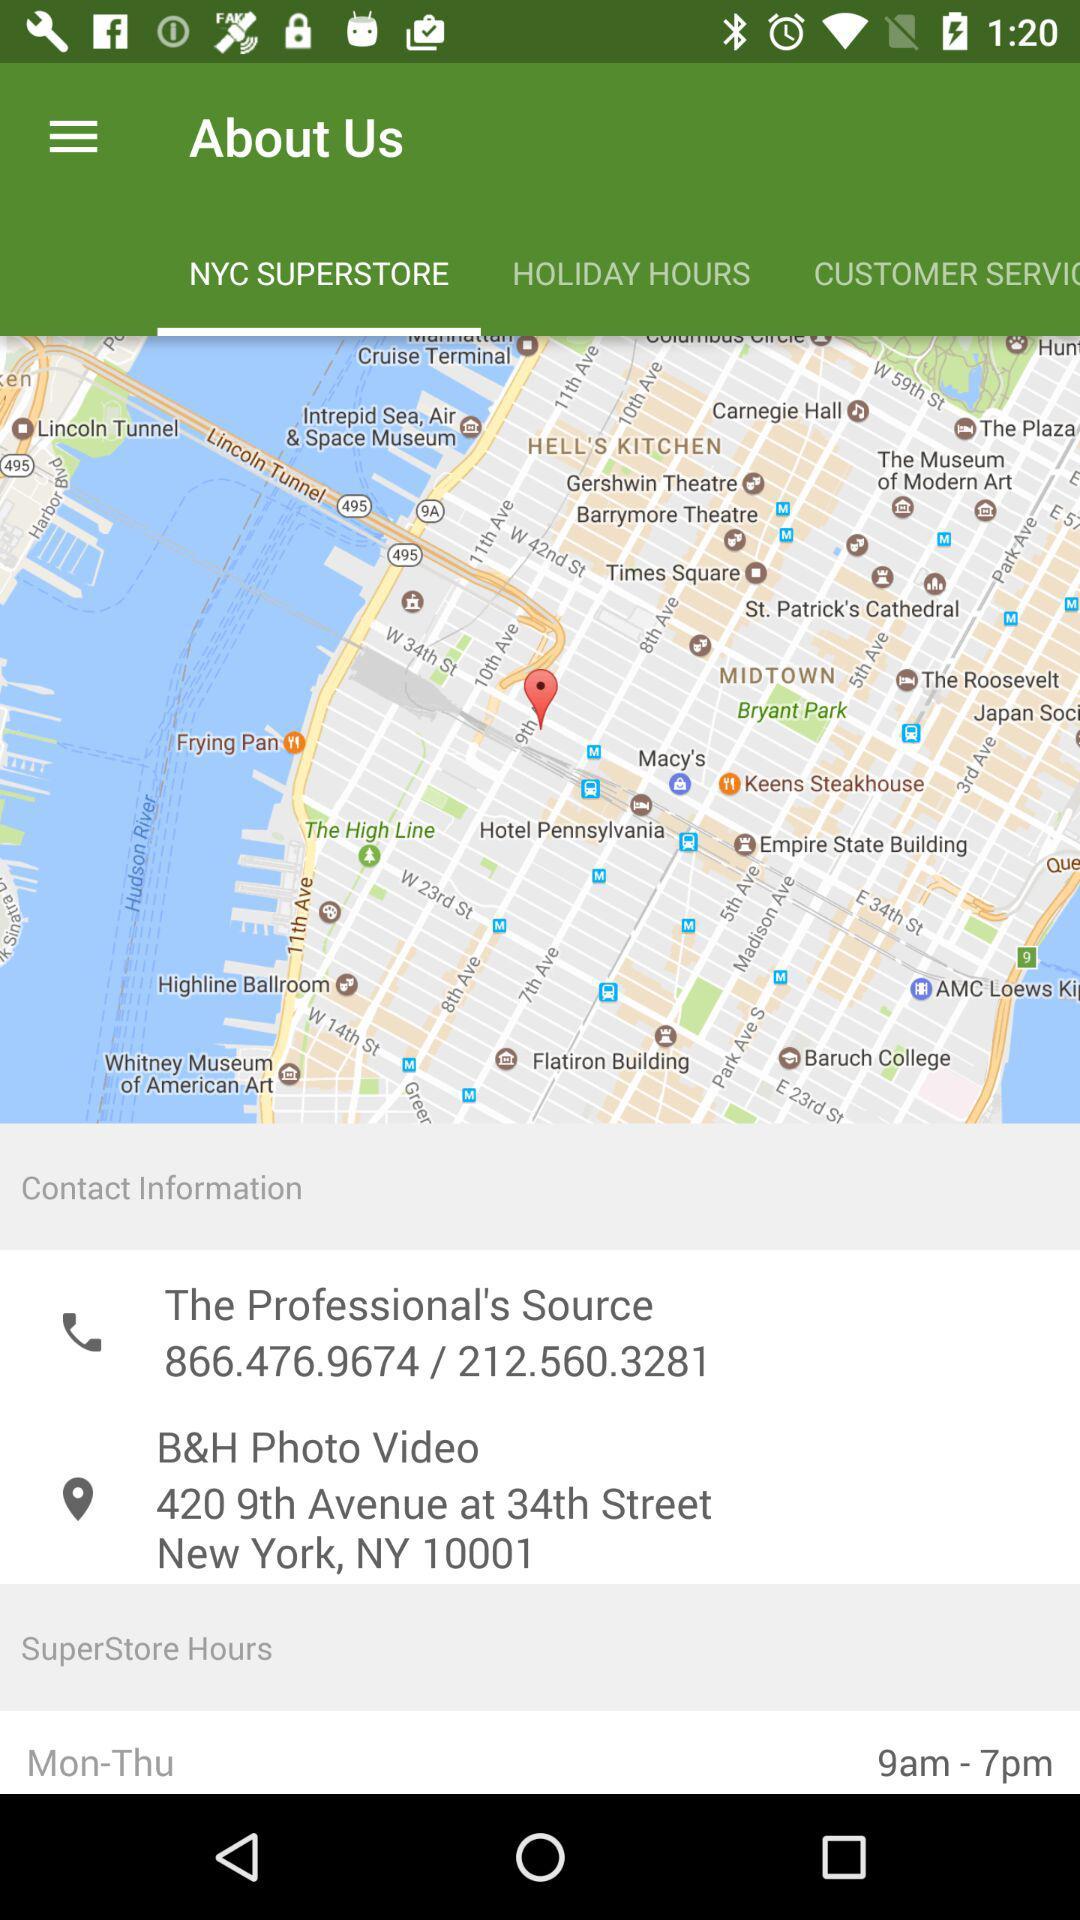  I want to click on enlarge maps, so click(540, 728).